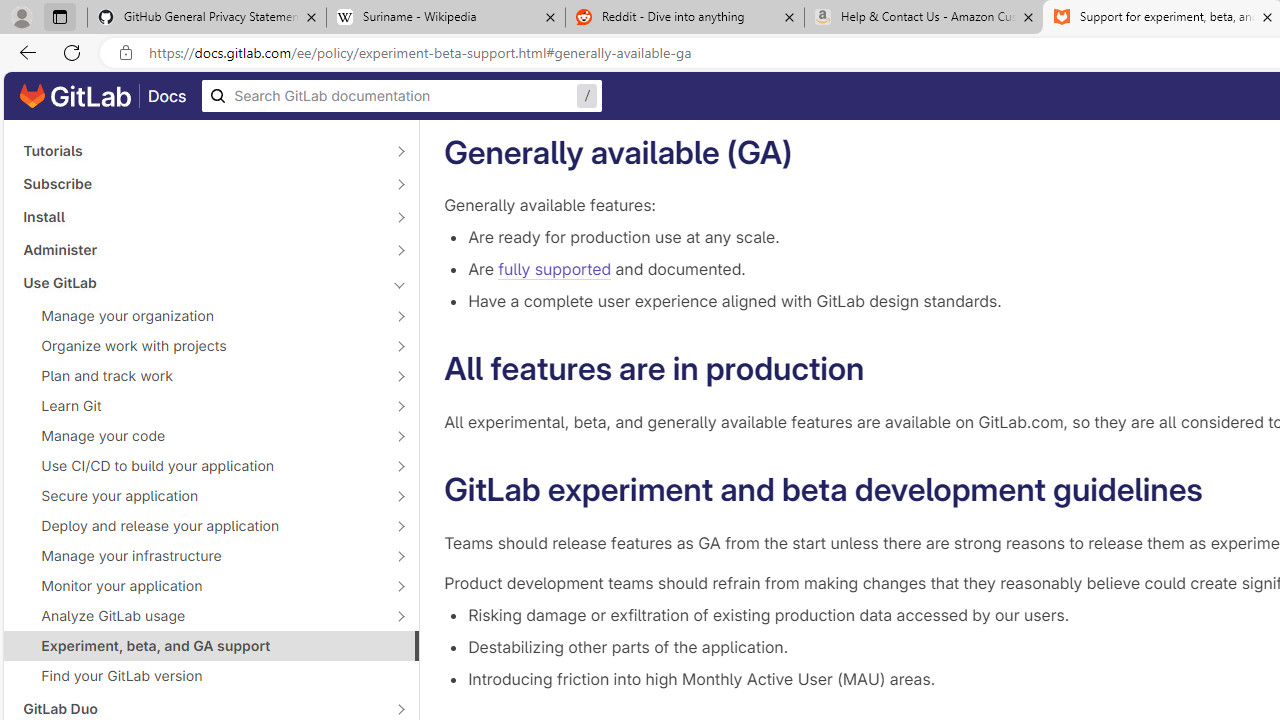  Describe the element at coordinates (200, 465) in the screenshot. I see `'Use CI/CD to build your application'` at that location.